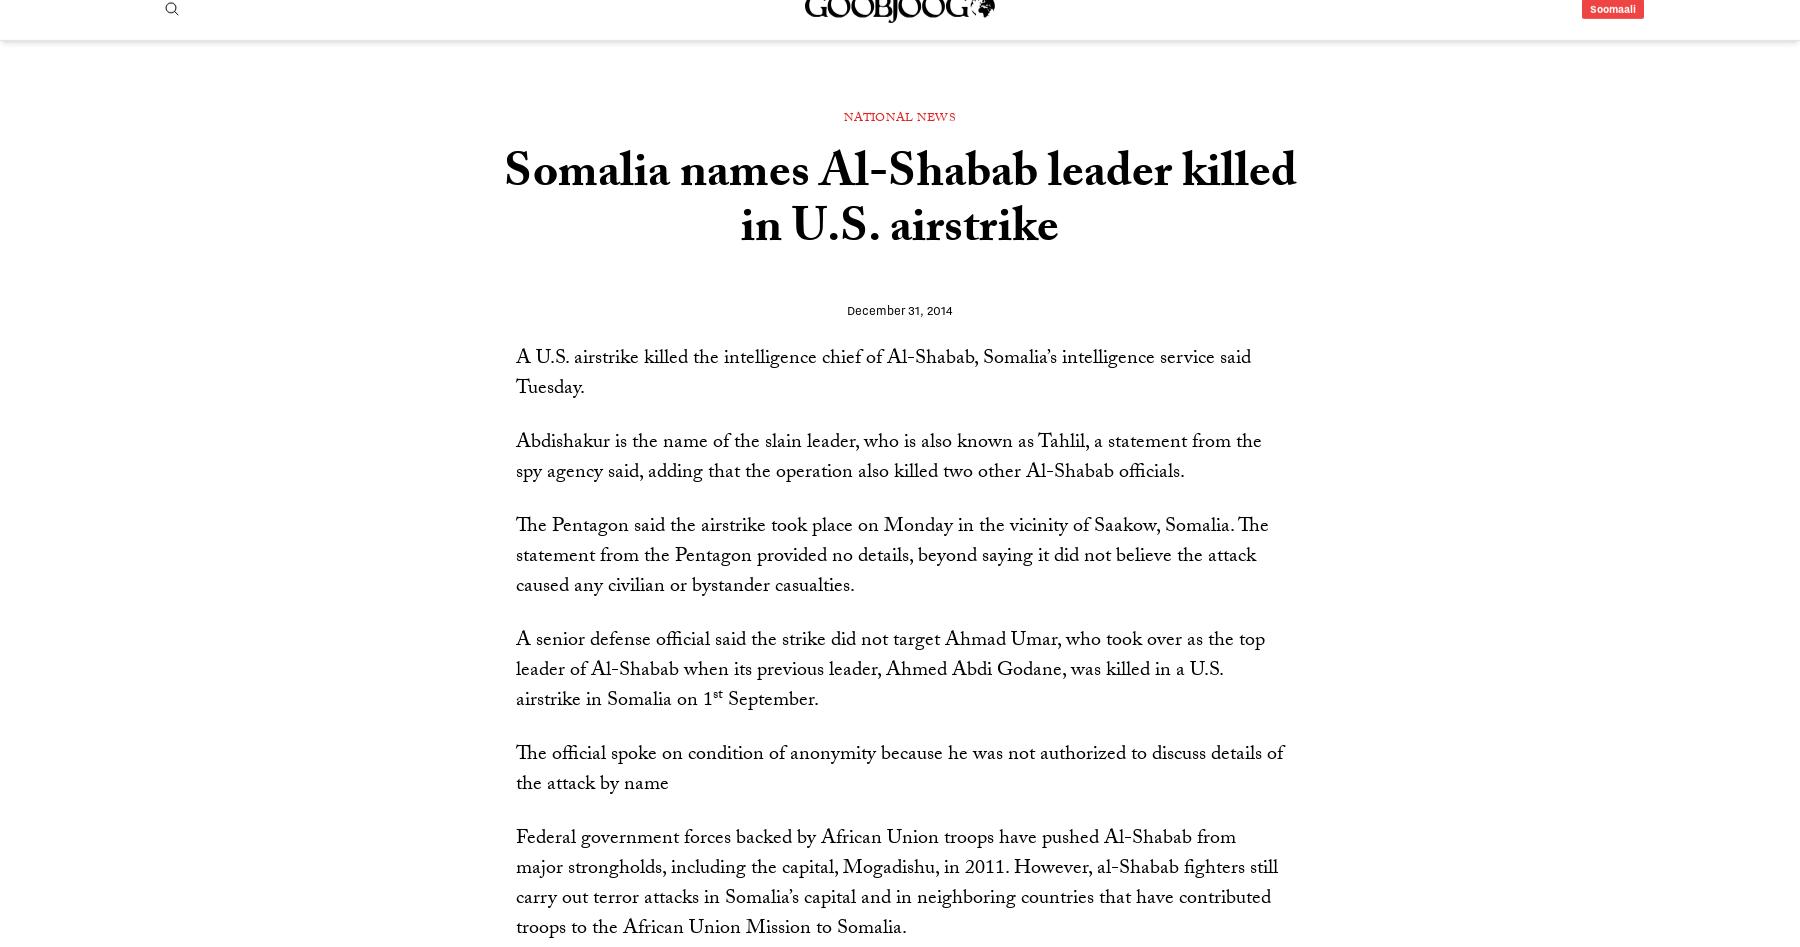  What do you see at coordinates (1164, 92) in the screenshot?
I see `'Culture & Books'` at bounding box center [1164, 92].